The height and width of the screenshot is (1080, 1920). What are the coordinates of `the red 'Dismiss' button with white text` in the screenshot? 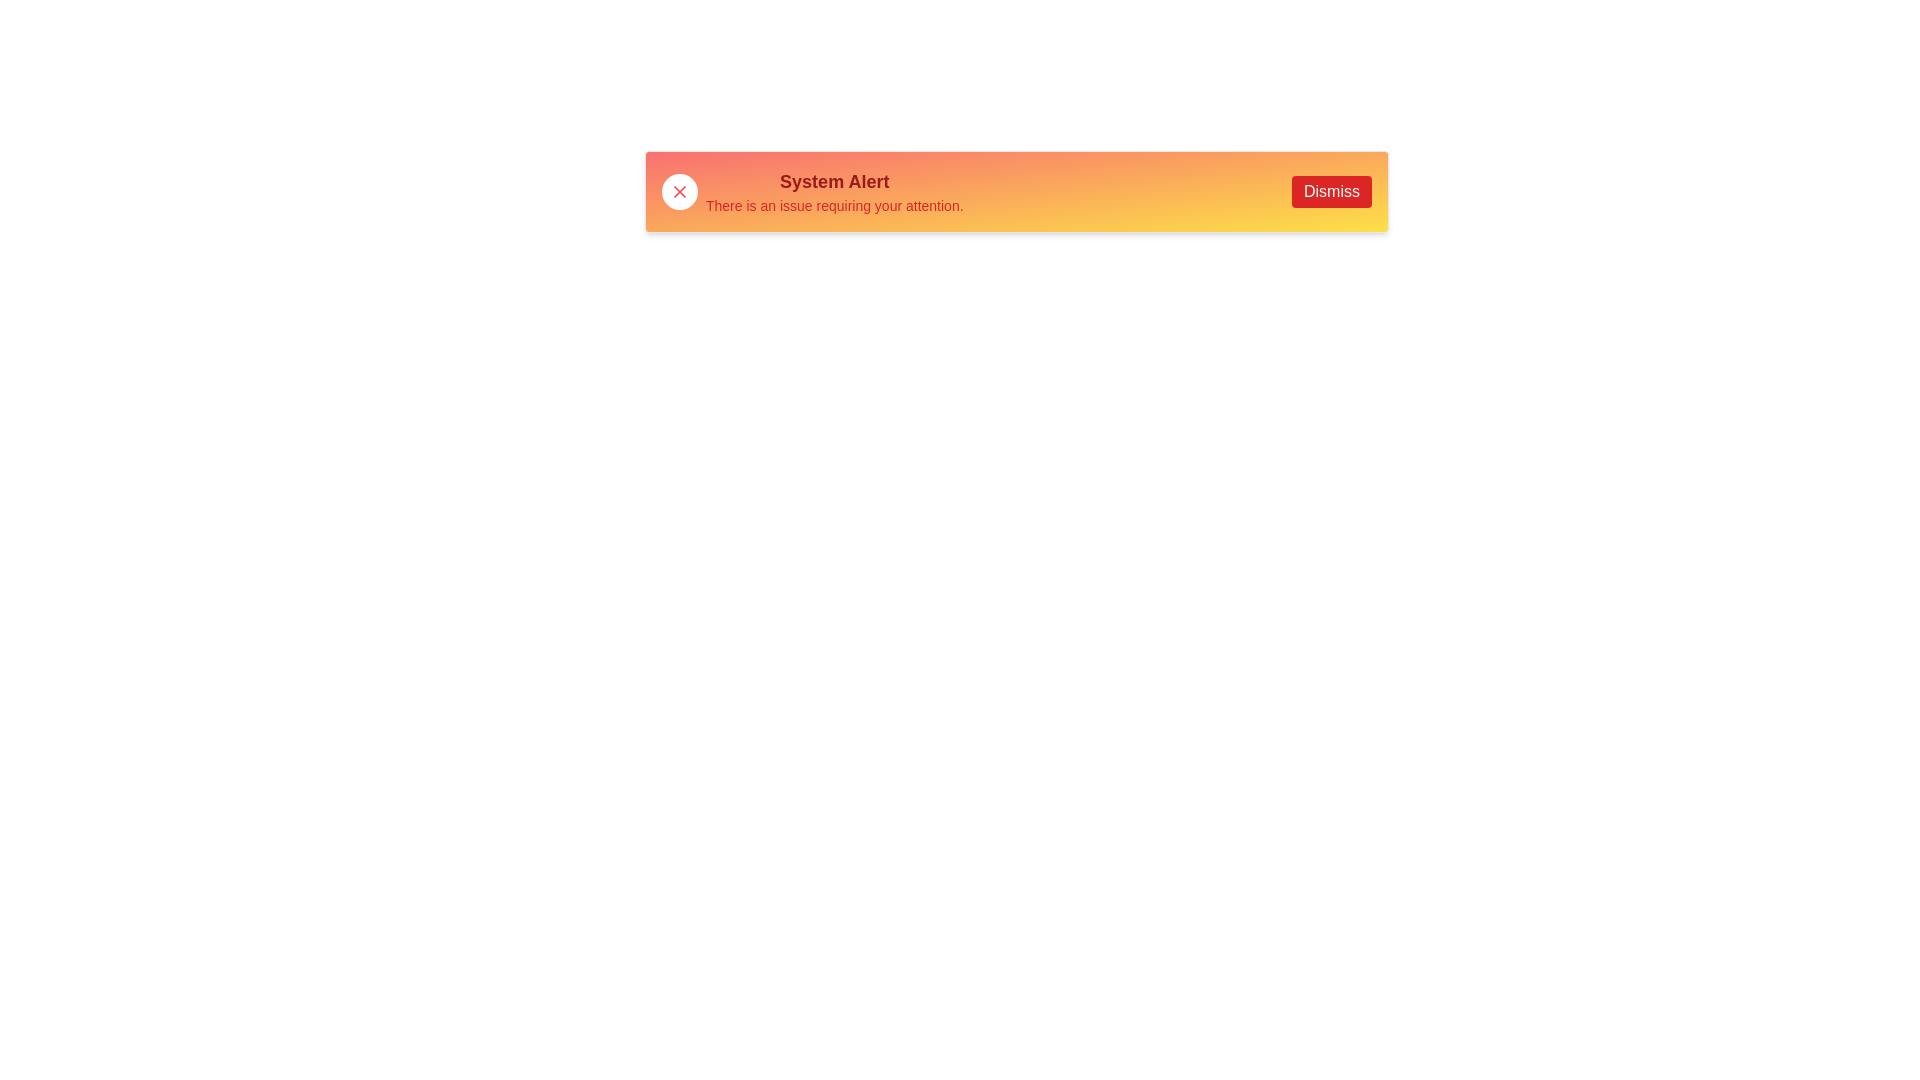 It's located at (1331, 192).